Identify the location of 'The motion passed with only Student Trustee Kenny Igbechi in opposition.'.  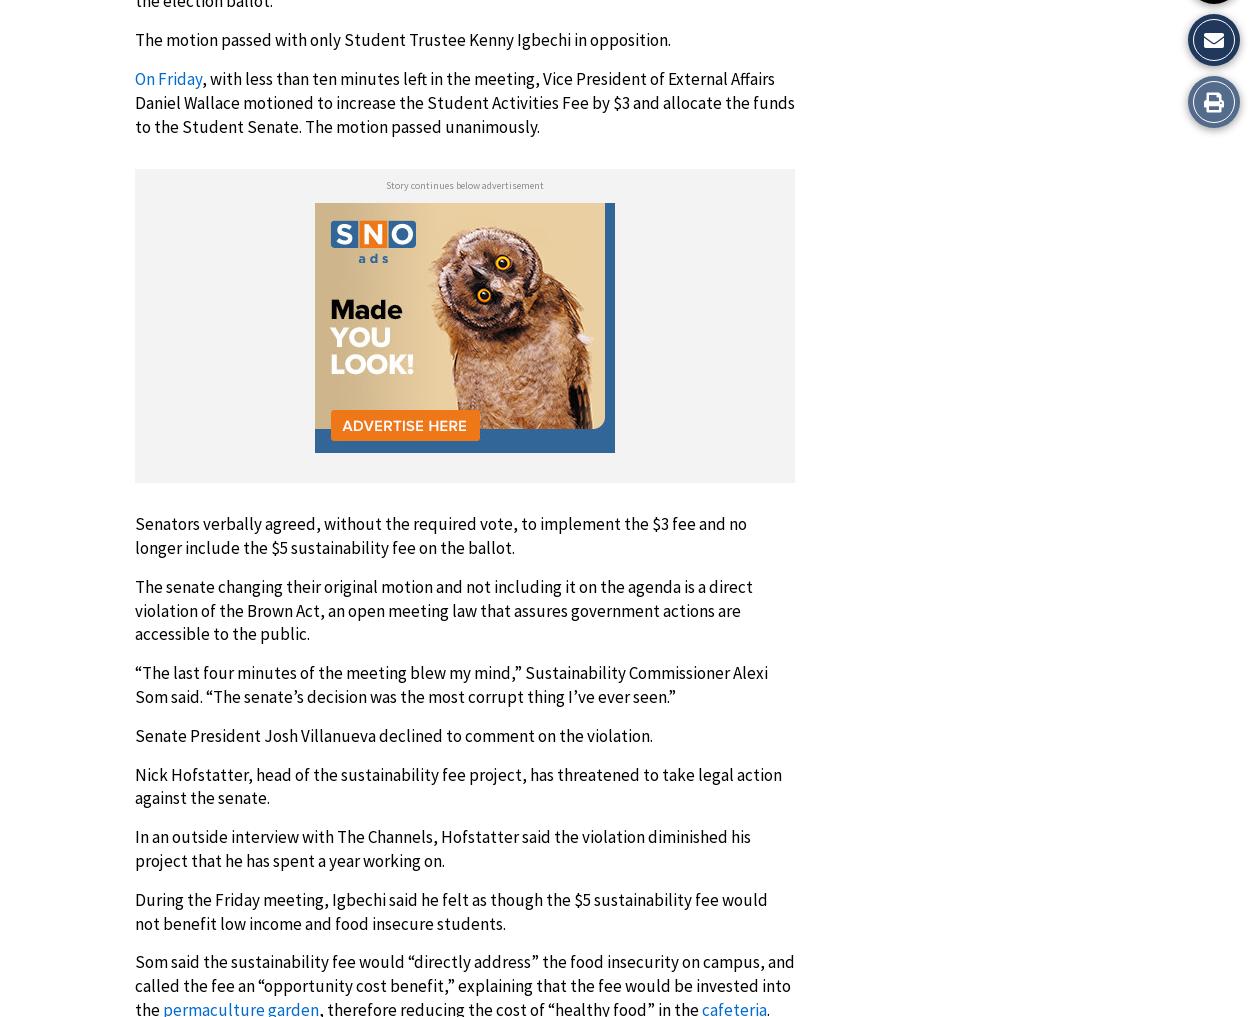
(135, 38).